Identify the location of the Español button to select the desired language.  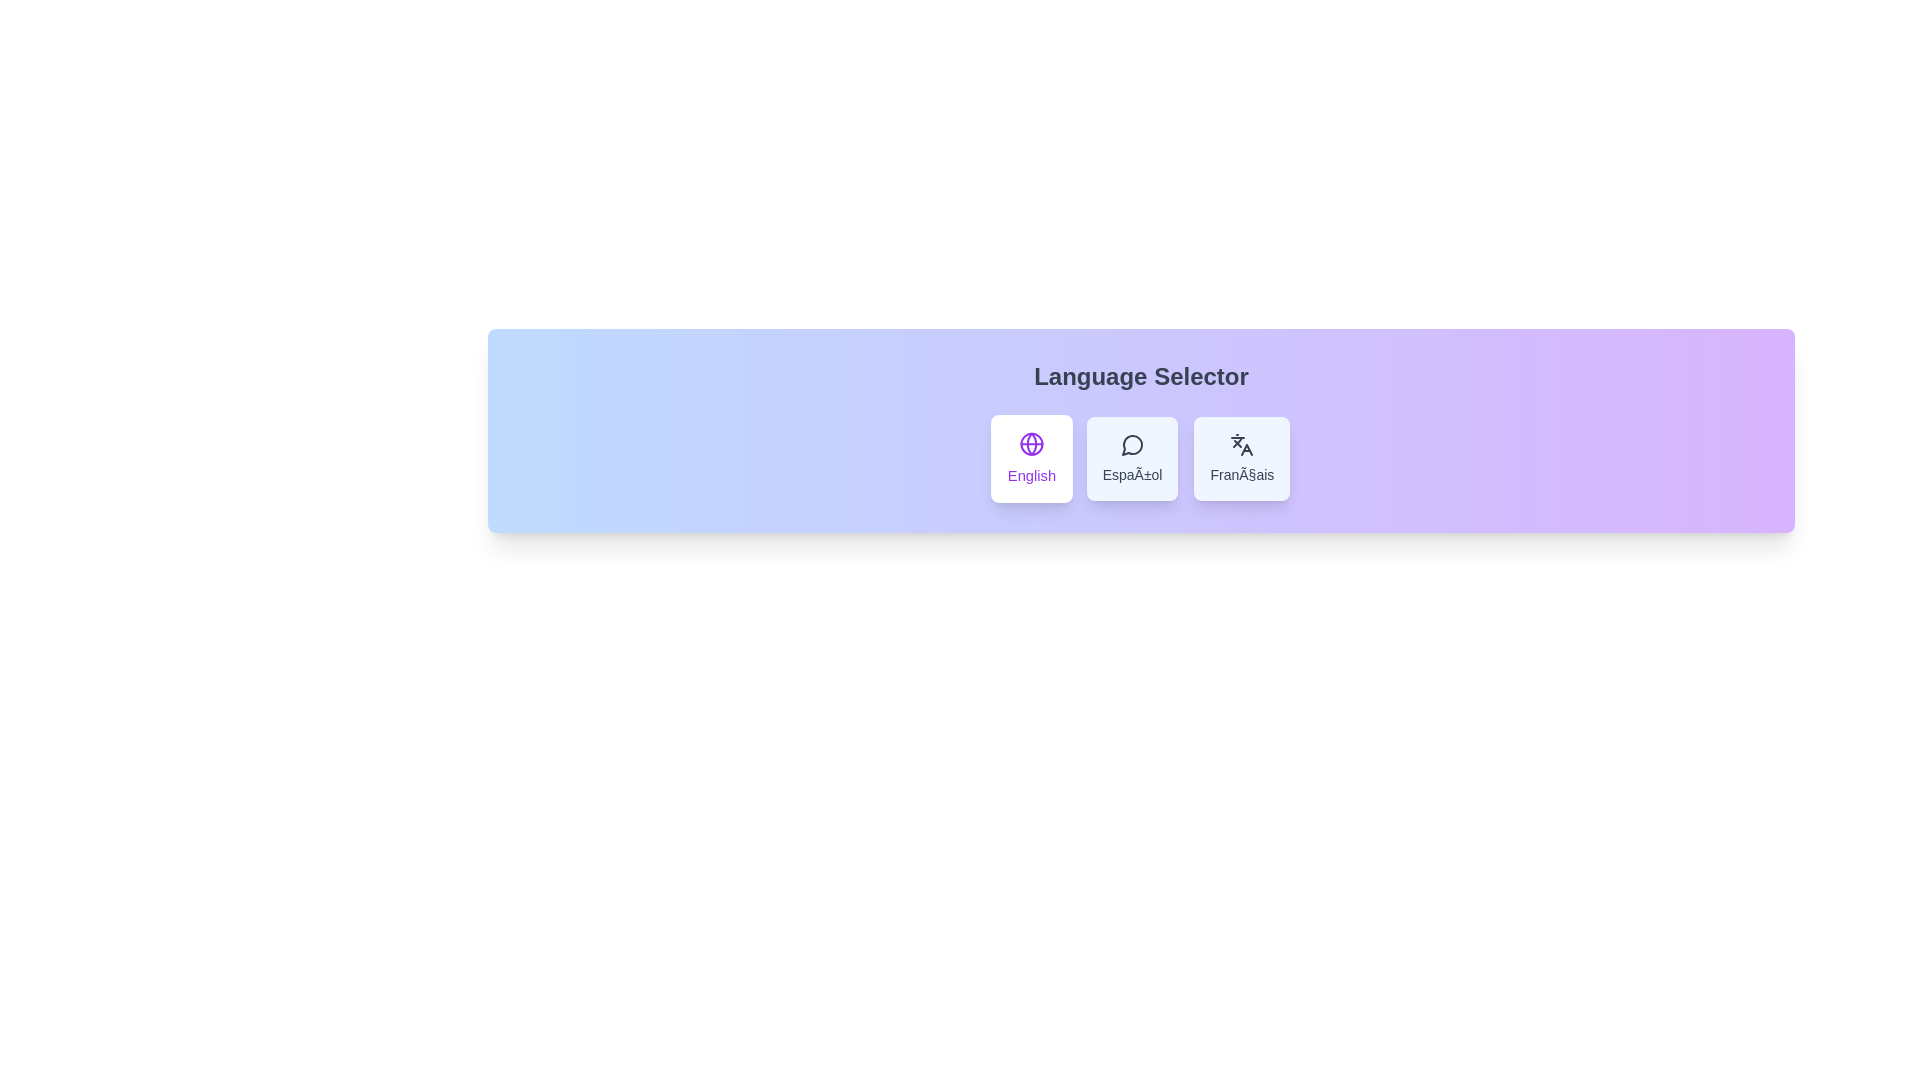
(1132, 459).